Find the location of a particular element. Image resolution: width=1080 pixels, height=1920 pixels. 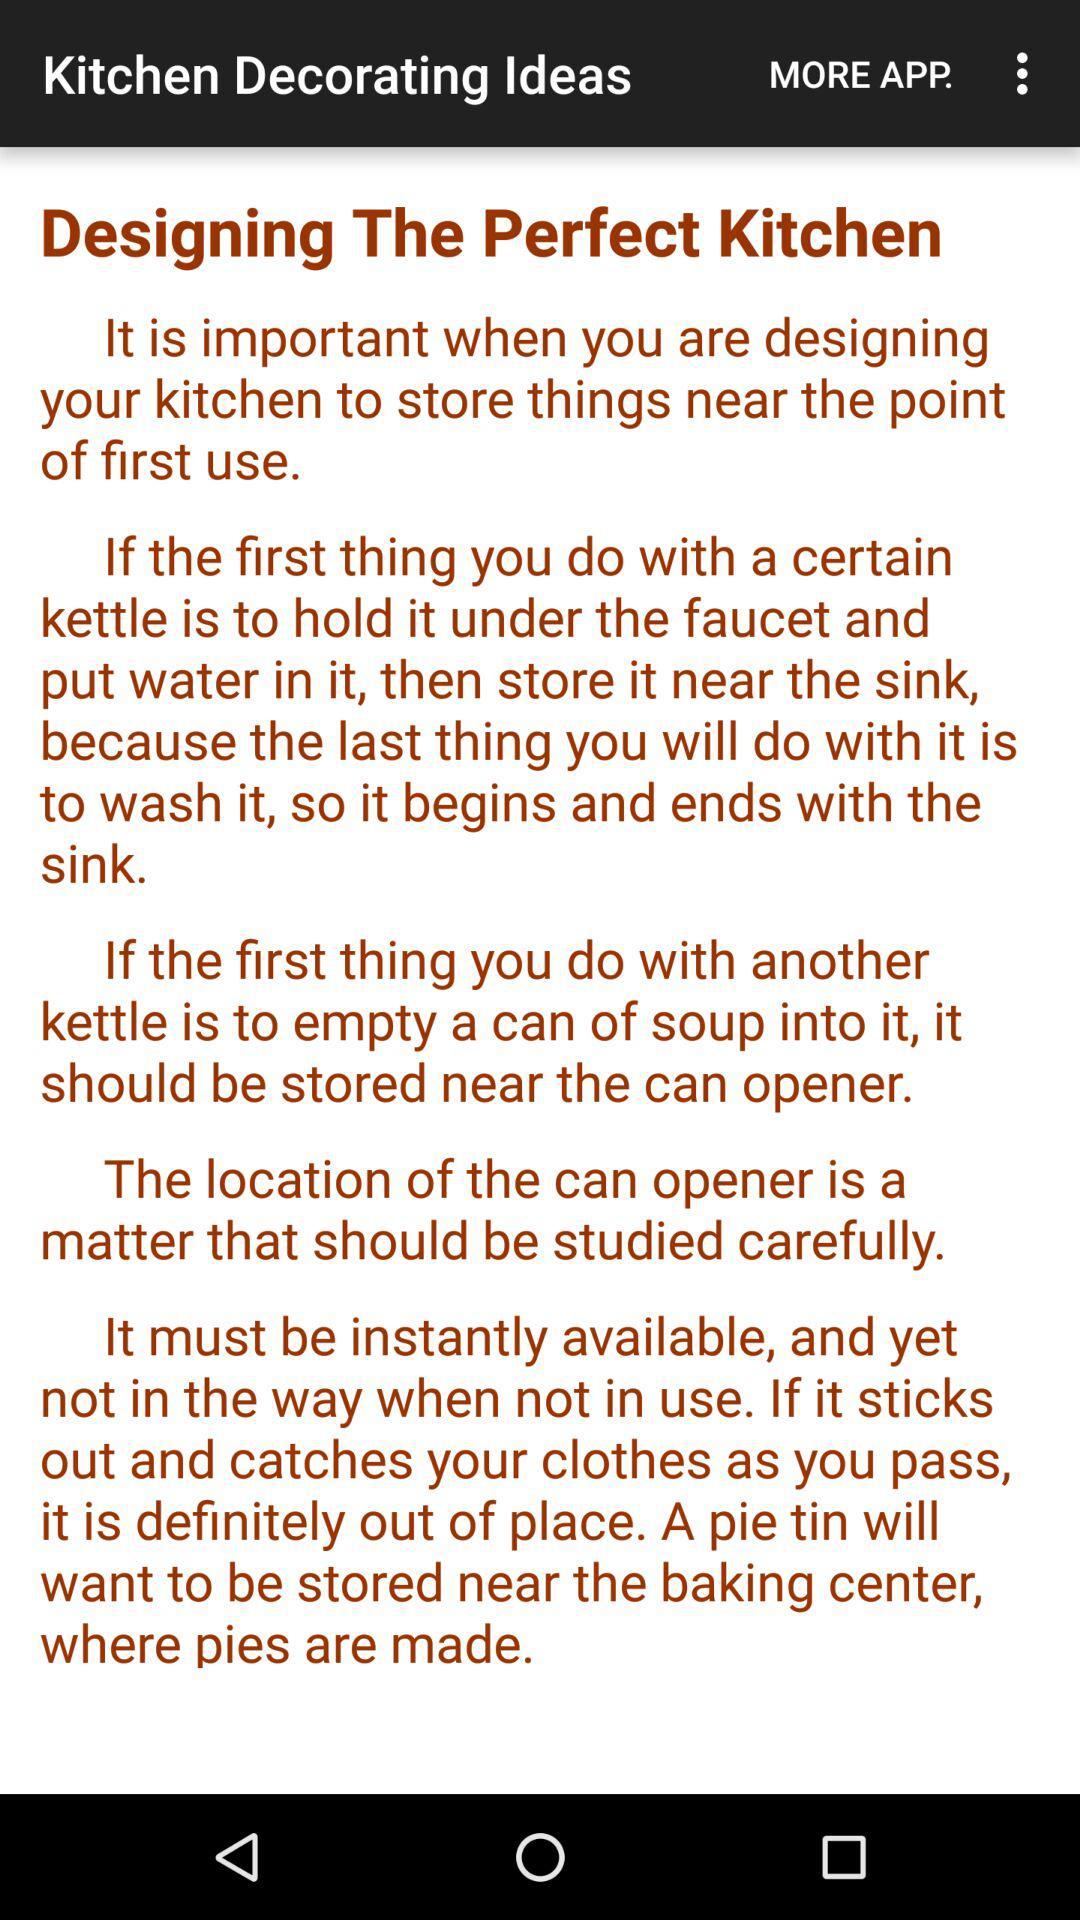

icon next to kitchen decorating ideas icon is located at coordinates (860, 73).